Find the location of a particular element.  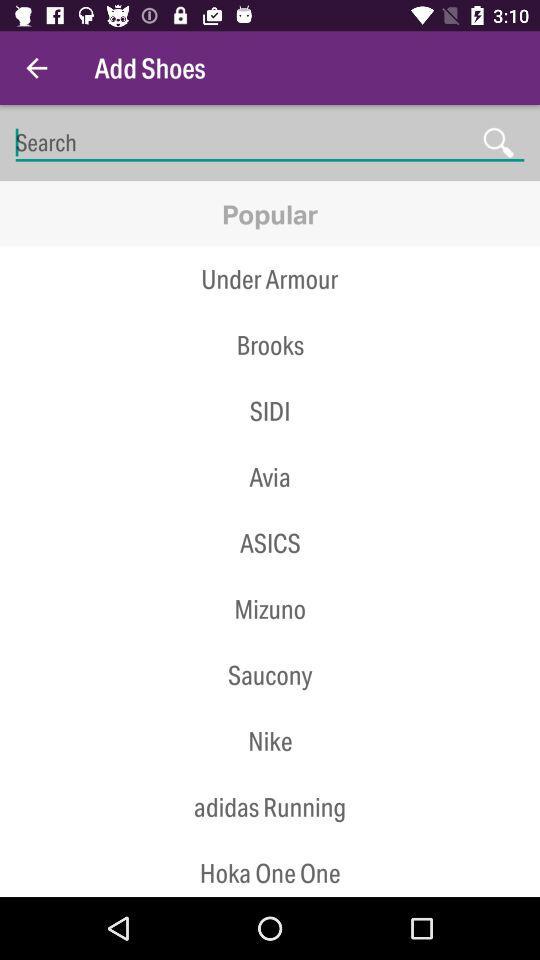

search show brands is located at coordinates (270, 142).